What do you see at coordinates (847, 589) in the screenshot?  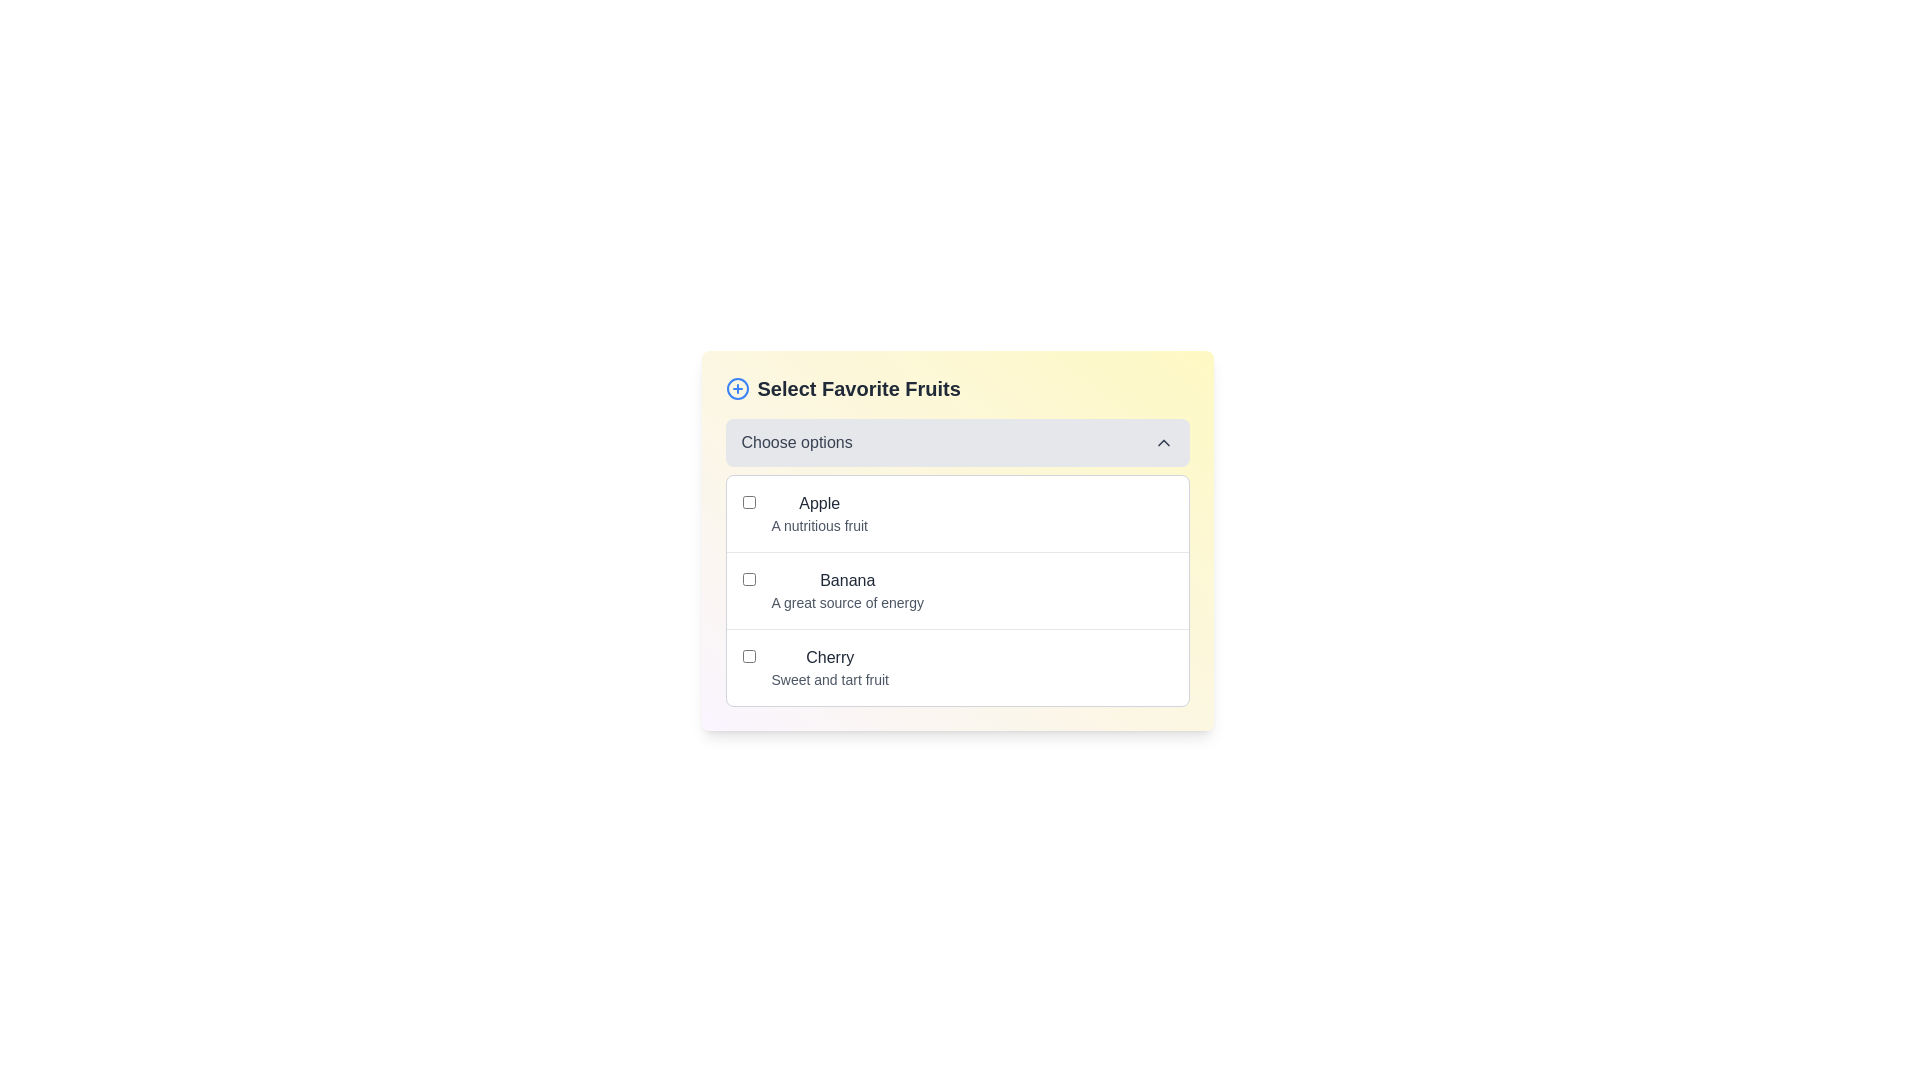 I see `information displayed in the text label that shows 'Banana' and 'A great source of energy', positioned in the middle of a vertical list of items` at bounding box center [847, 589].